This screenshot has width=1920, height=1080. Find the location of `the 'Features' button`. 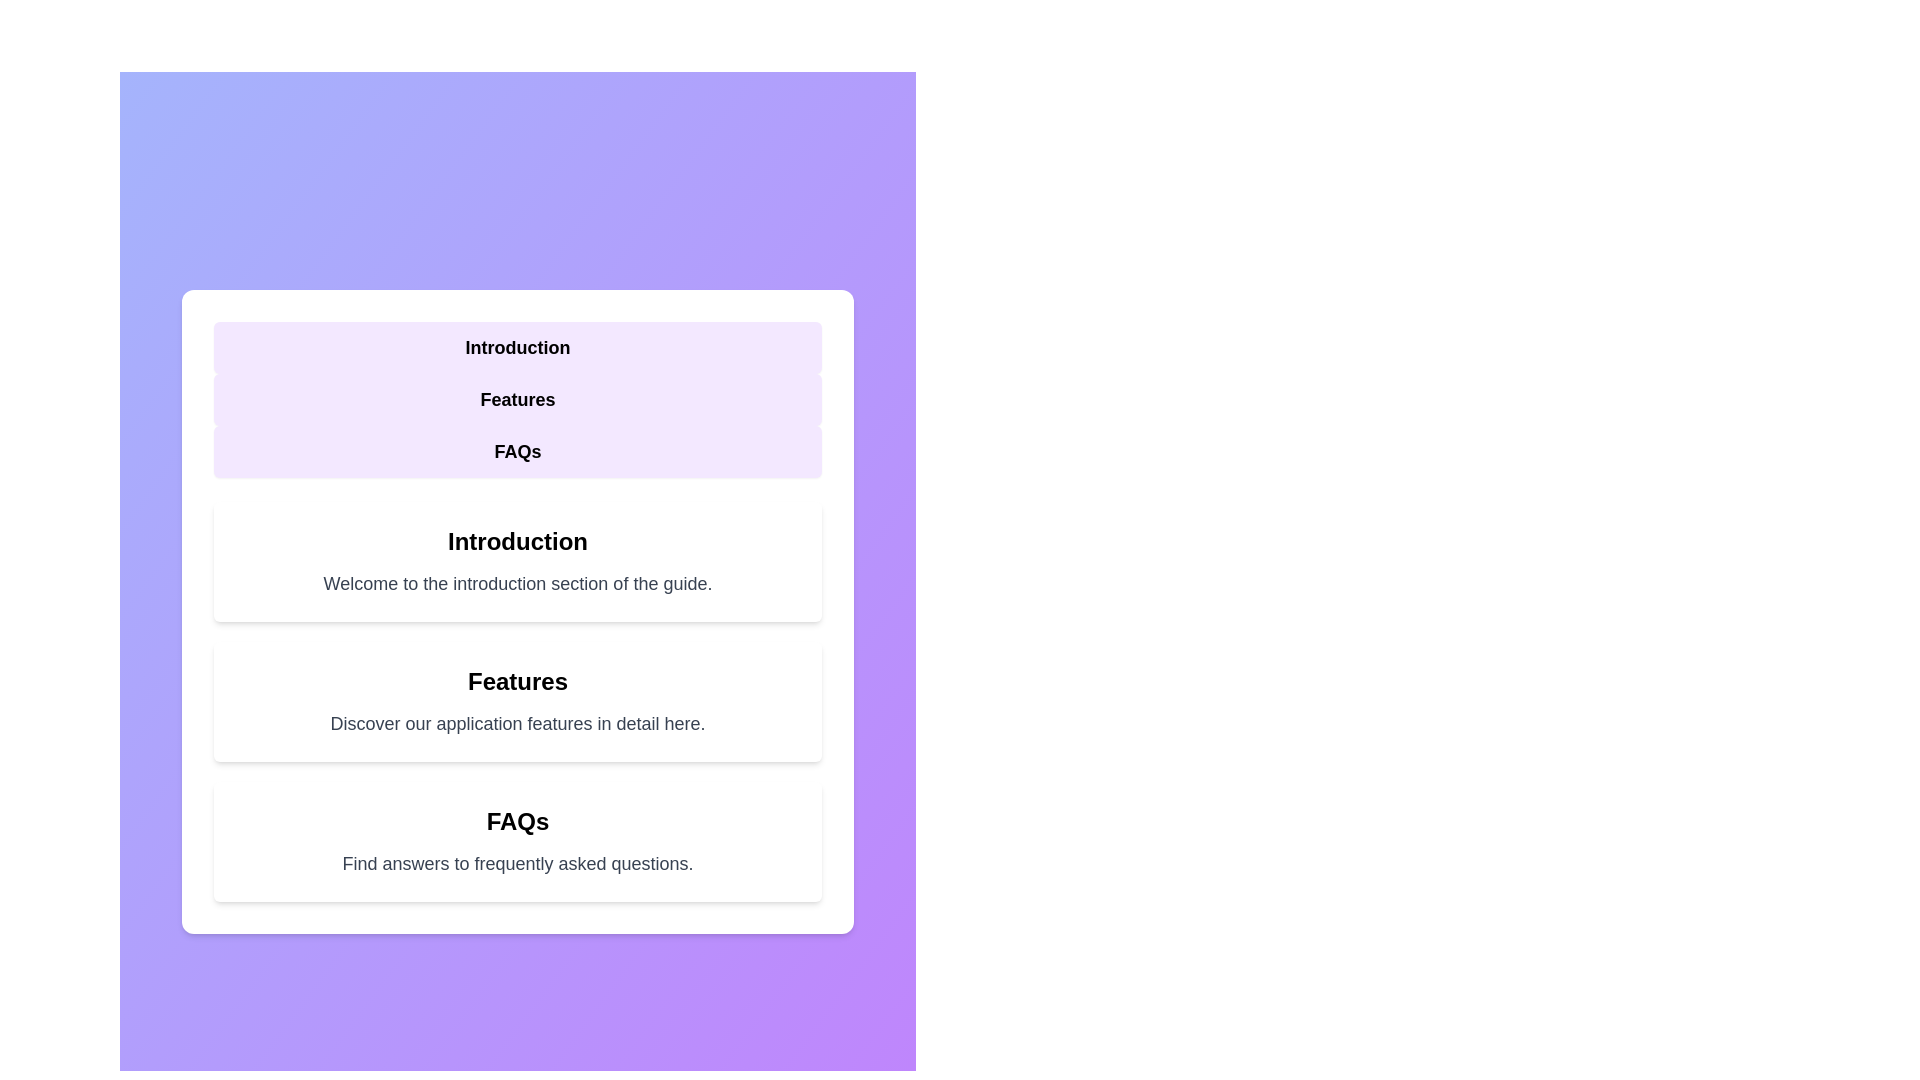

the 'Features' button is located at coordinates (518, 400).